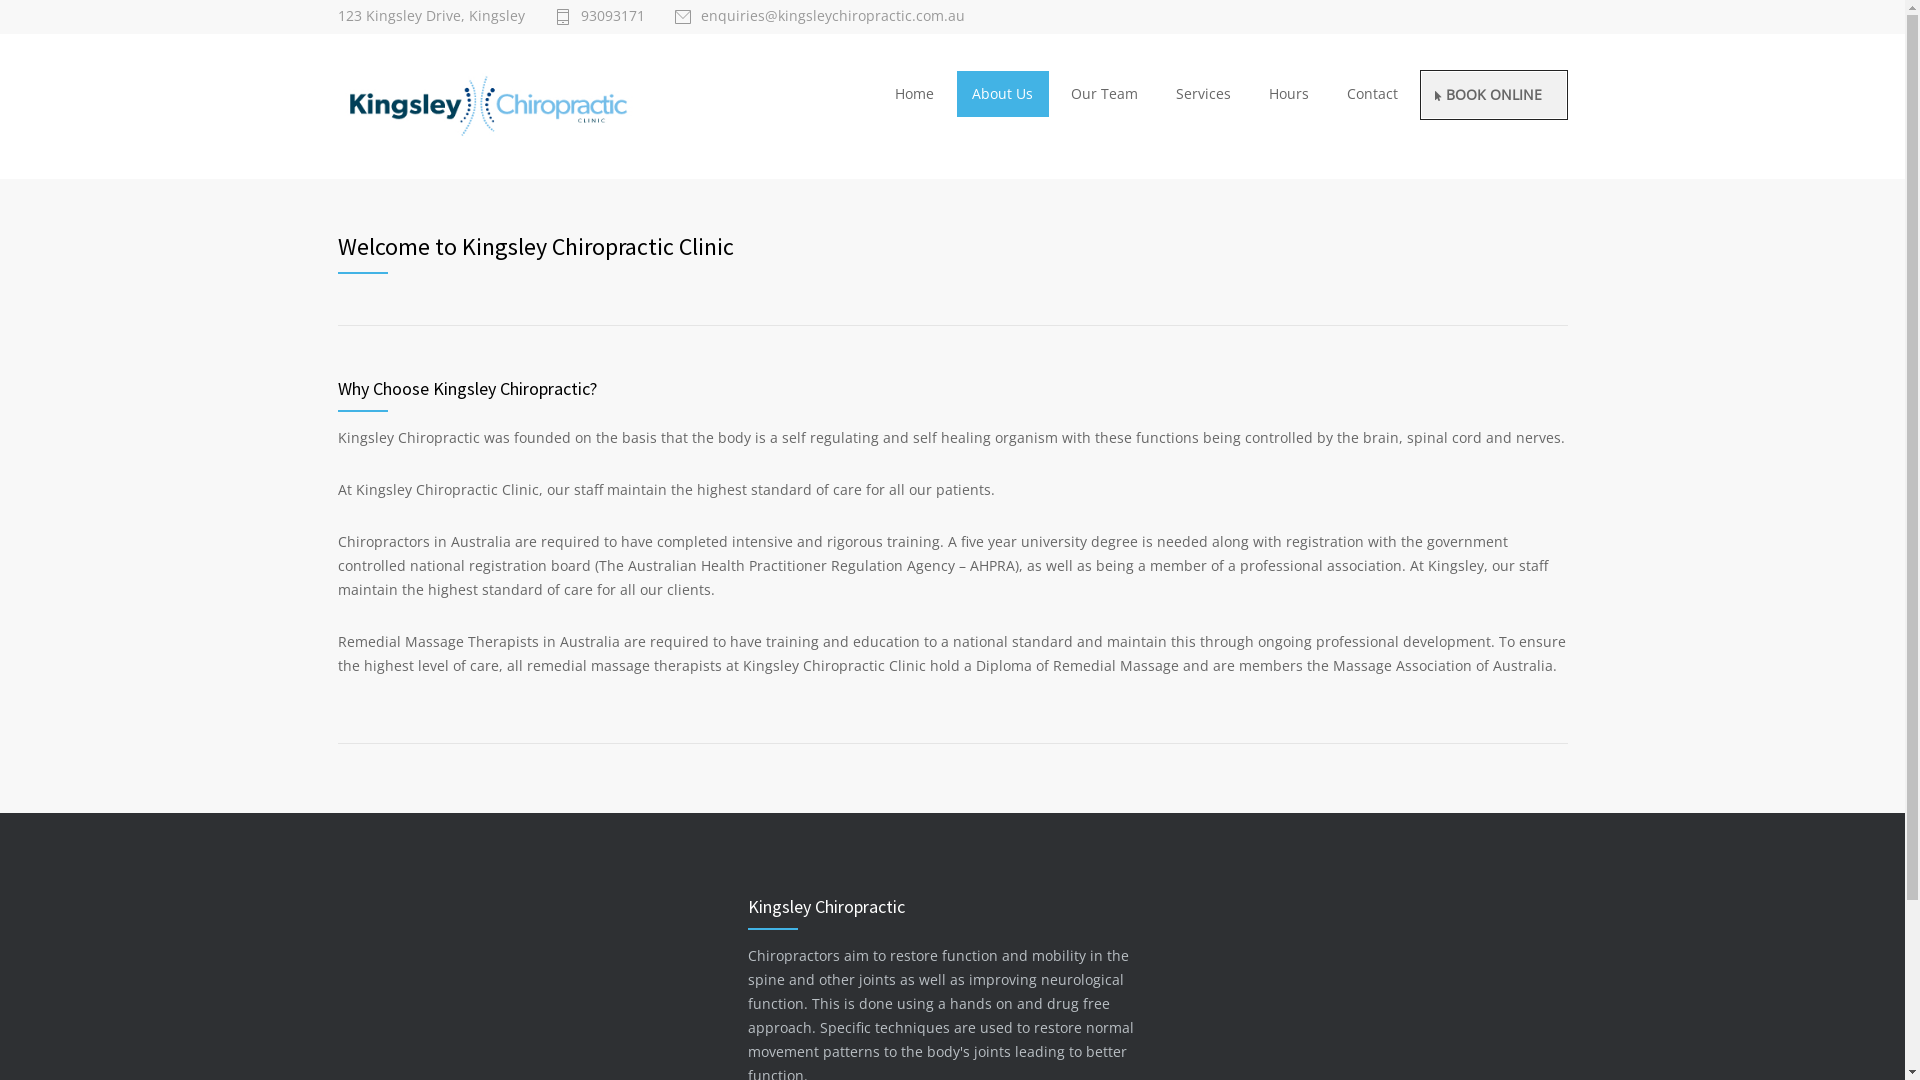 The width and height of the screenshot is (1920, 1080). Describe the element at coordinates (1103, 93) in the screenshot. I see `'Our Team'` at that location.